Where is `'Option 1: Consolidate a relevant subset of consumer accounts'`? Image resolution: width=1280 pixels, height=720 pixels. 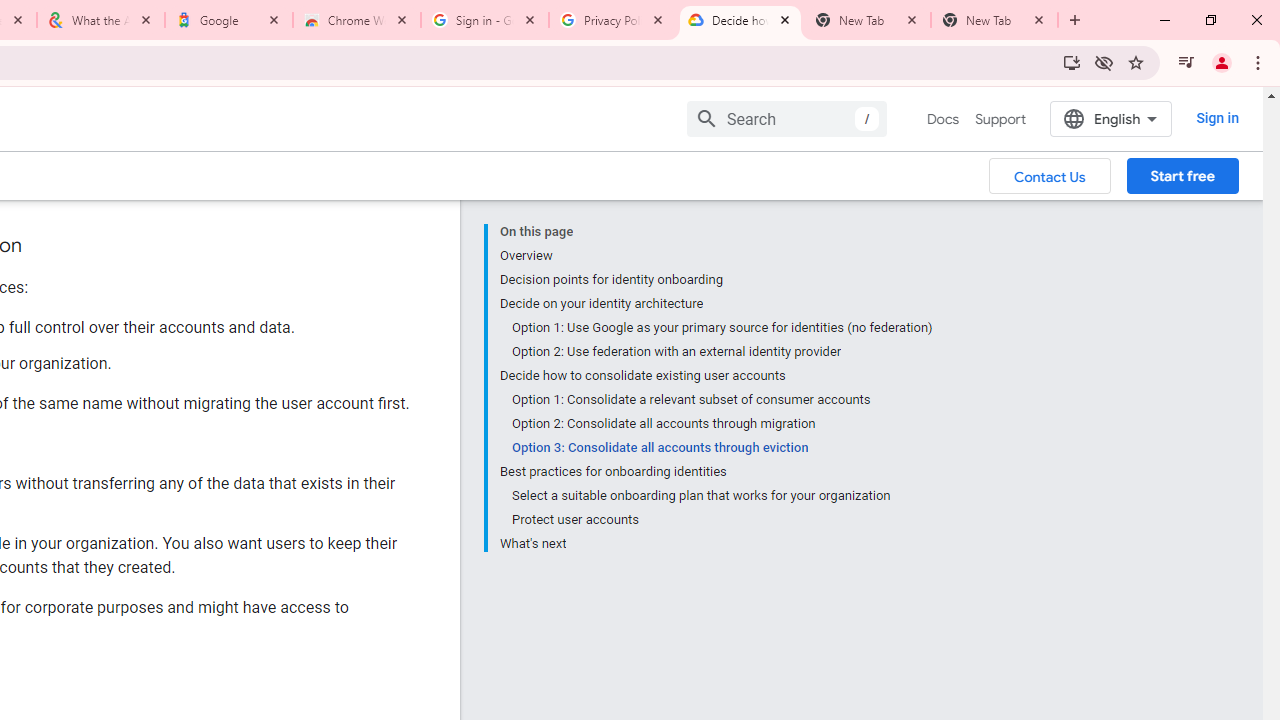 'Option 1: Consolidate a relevant subset of consumer accounts' is located at coordinates (720, 399).